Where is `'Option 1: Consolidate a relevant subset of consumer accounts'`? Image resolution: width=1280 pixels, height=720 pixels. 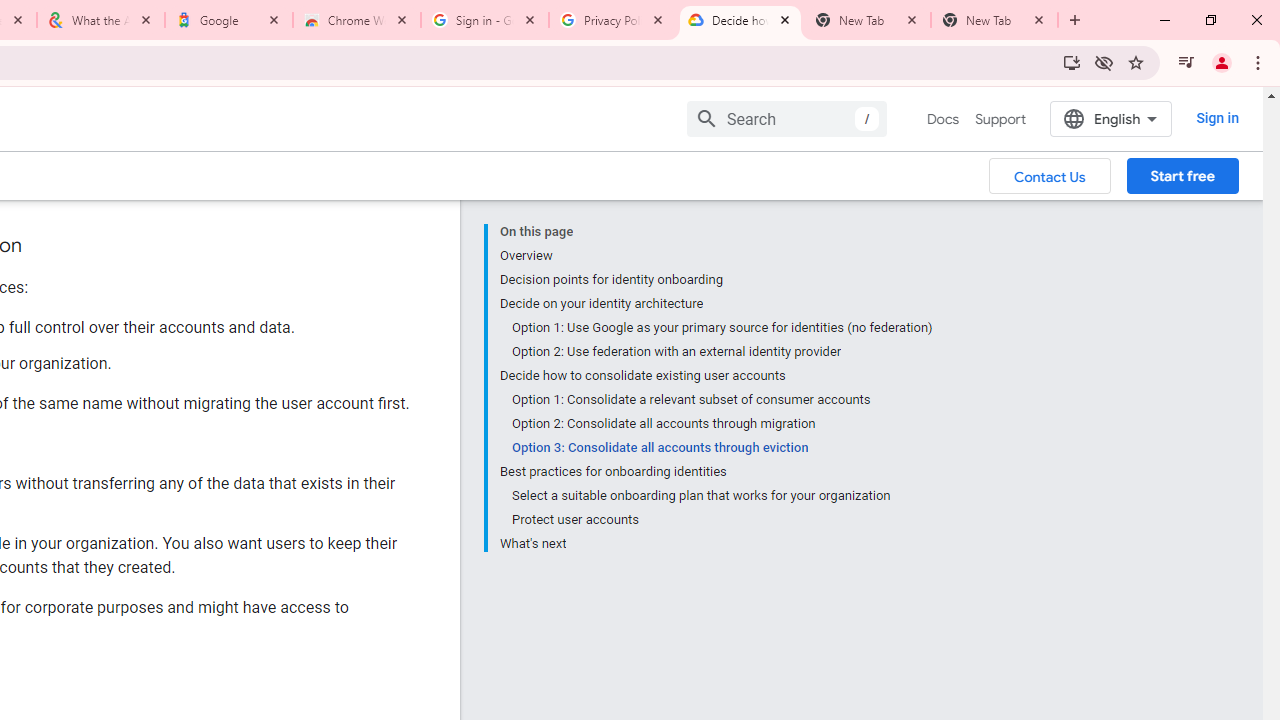 'Option 1: Consolidate a relevant subset of consumer accounts' is located at coordinates (720, 399).